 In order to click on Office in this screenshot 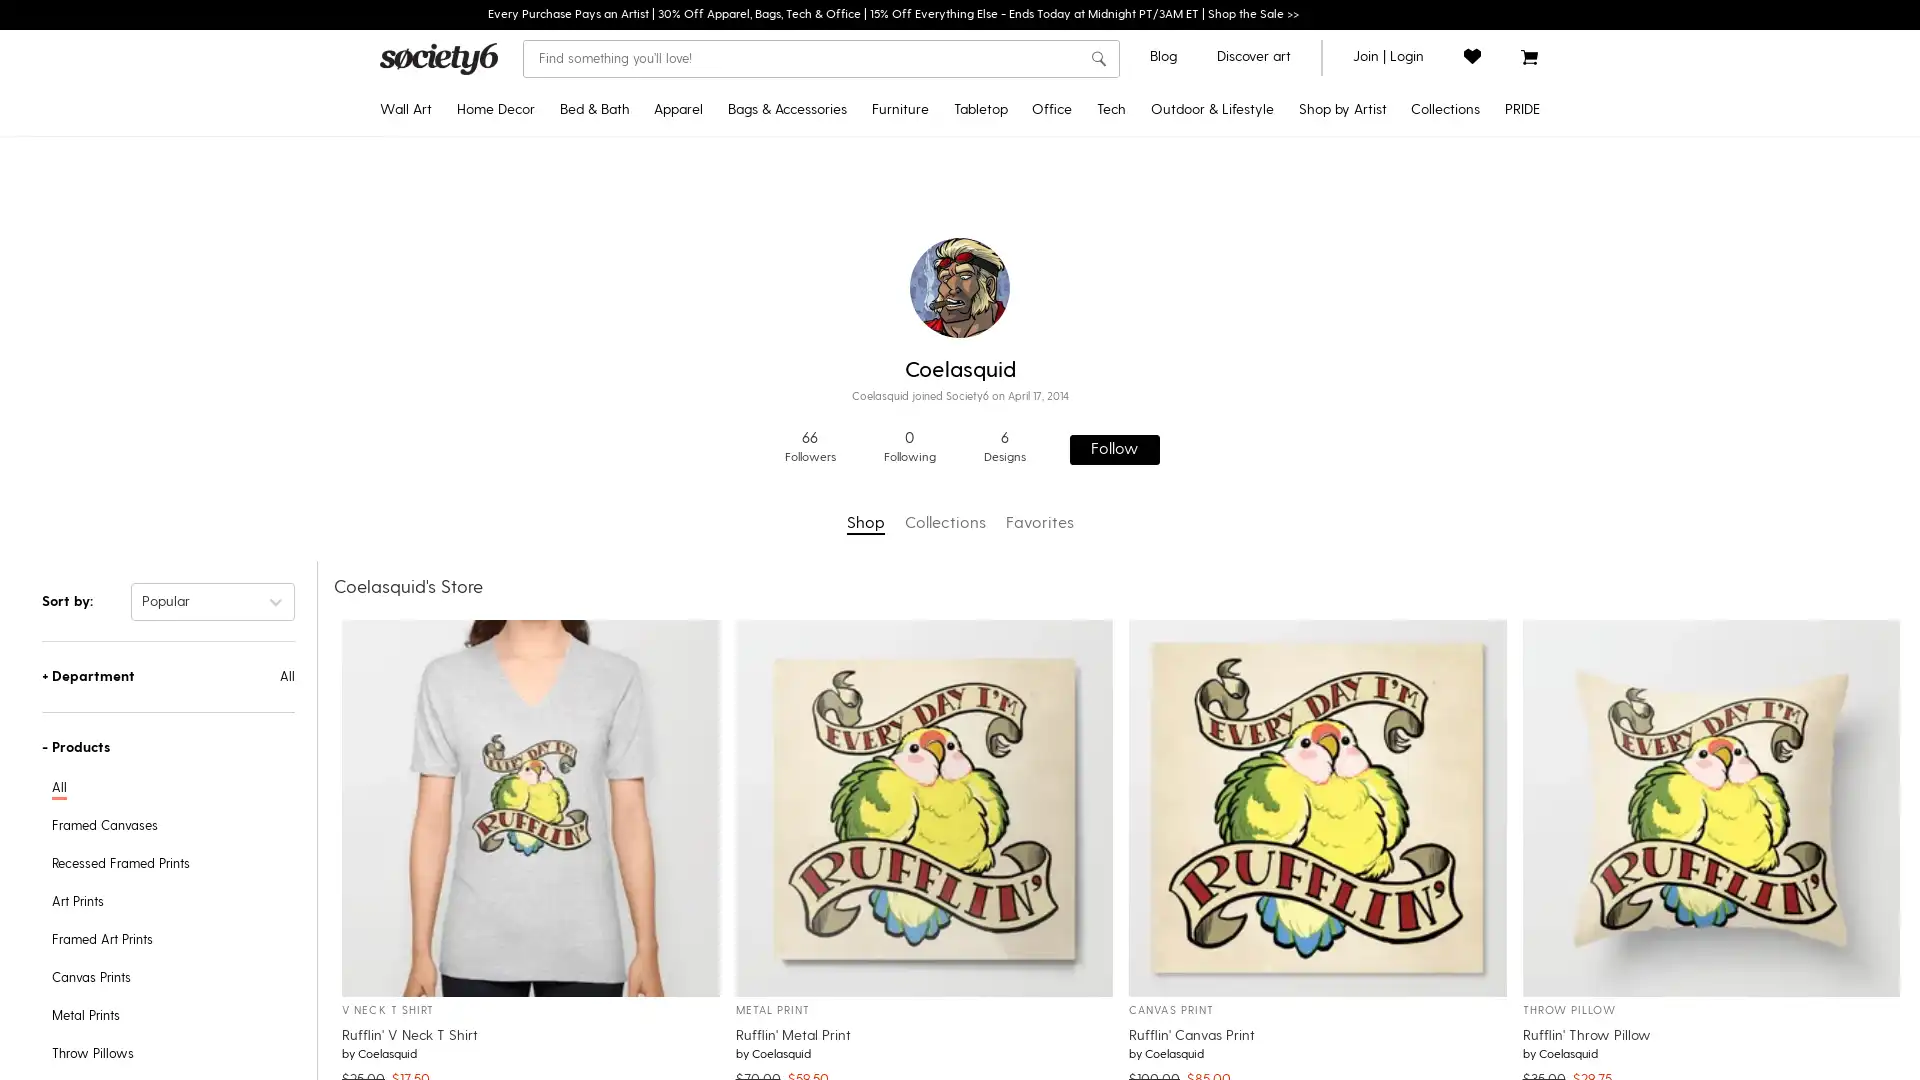, I will do `click(1050, 110)`.